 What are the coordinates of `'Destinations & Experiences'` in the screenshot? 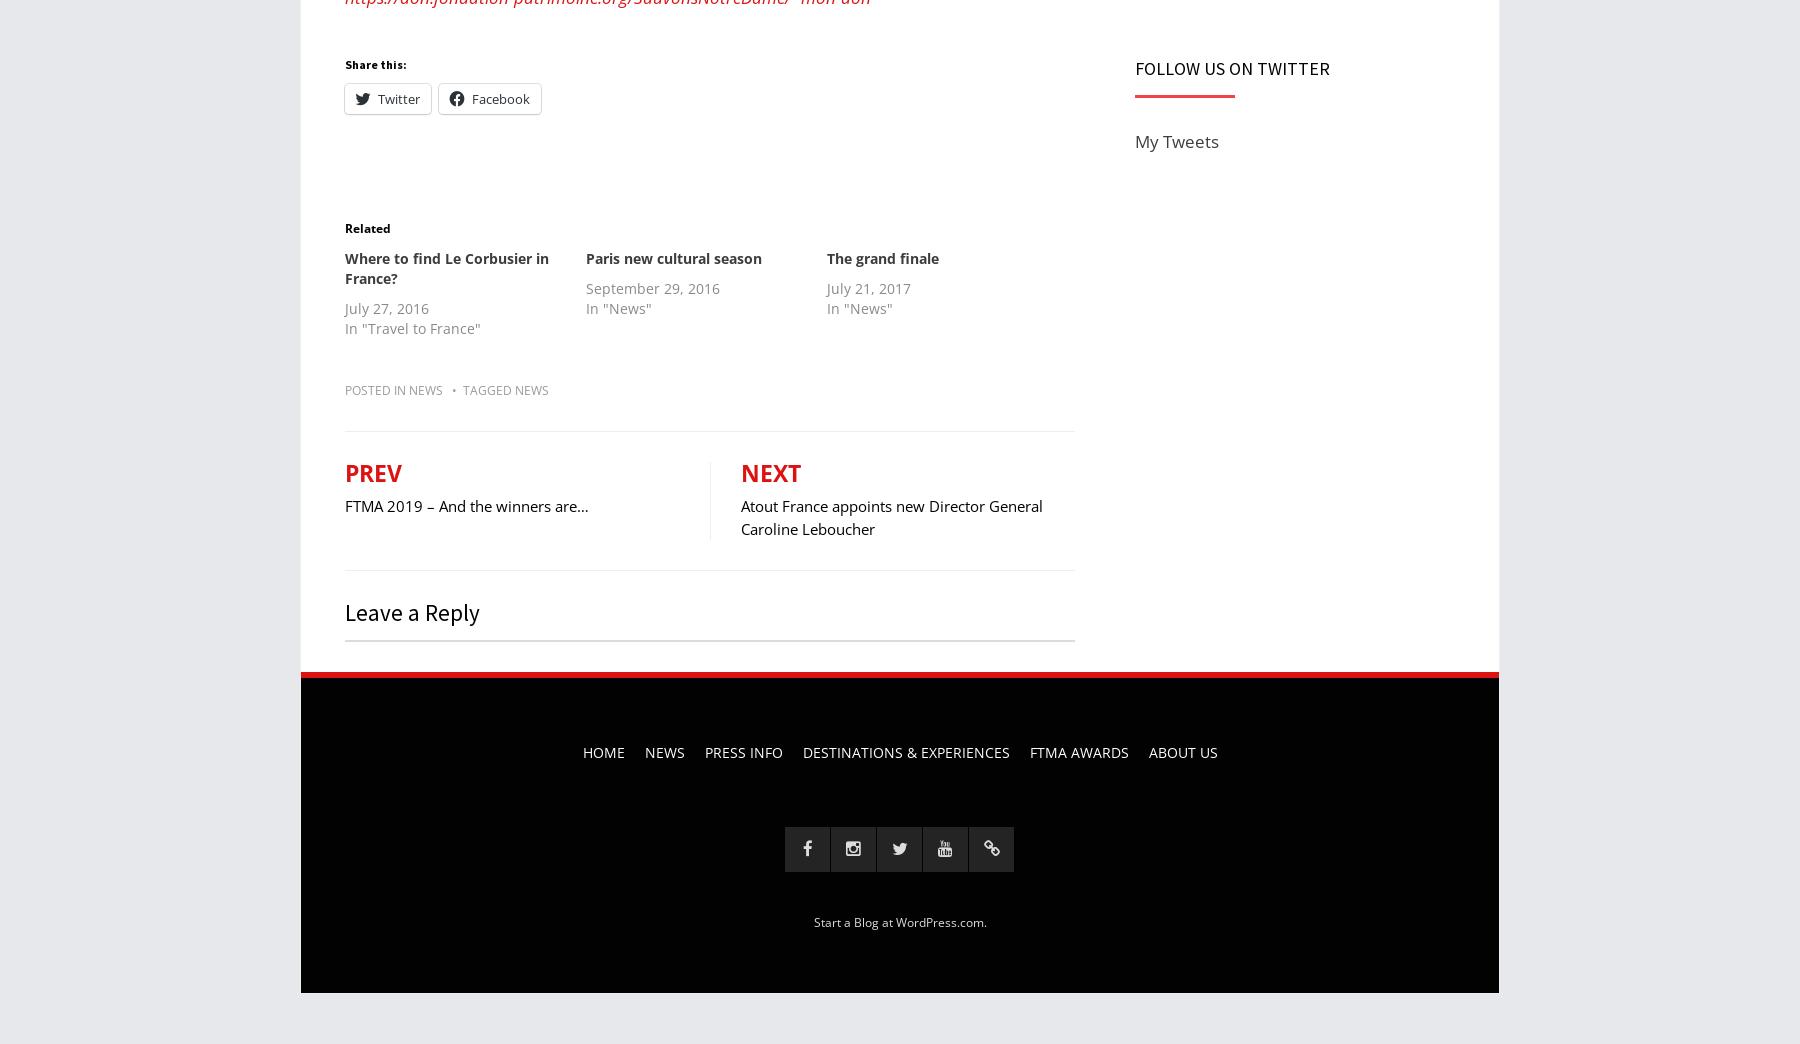 It's located at (904, 751).